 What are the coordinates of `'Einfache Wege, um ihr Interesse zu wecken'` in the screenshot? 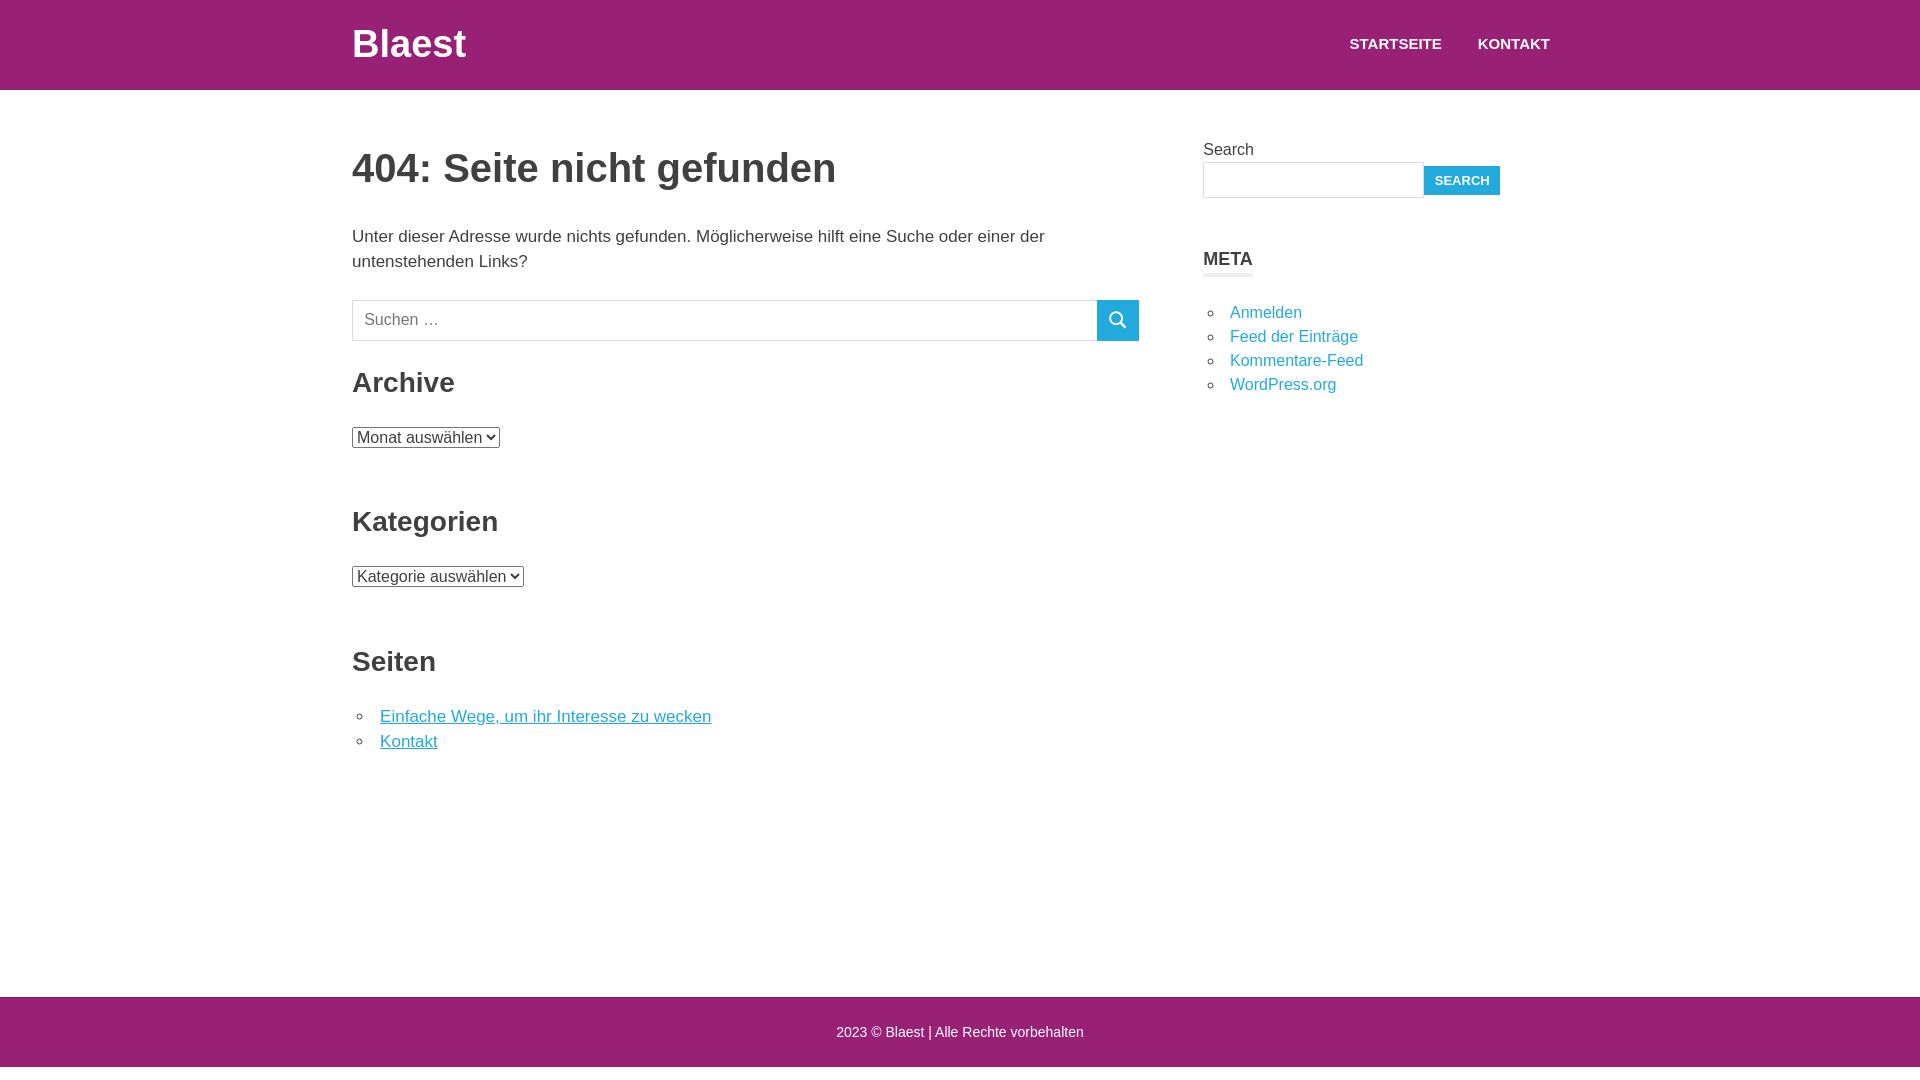 It's located at (545, 715).